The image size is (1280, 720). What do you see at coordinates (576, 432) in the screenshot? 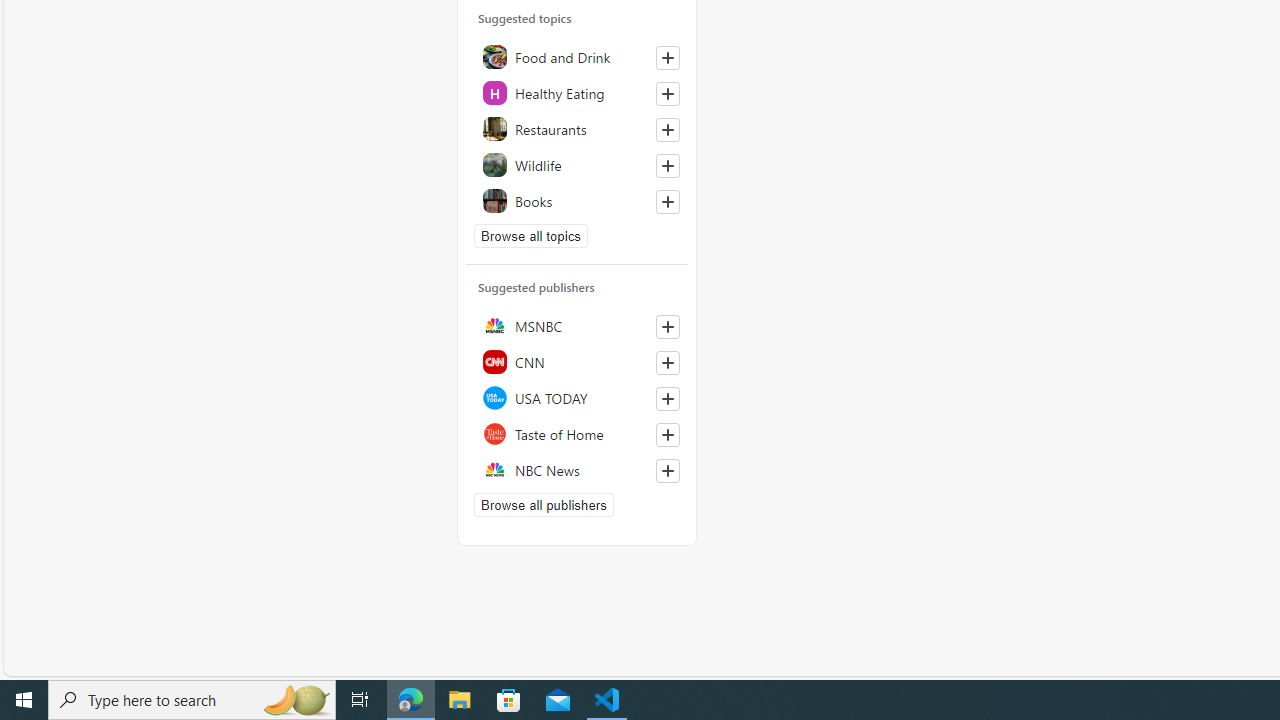
I see `'Taste of Home'` at bounding box center [576, 432].